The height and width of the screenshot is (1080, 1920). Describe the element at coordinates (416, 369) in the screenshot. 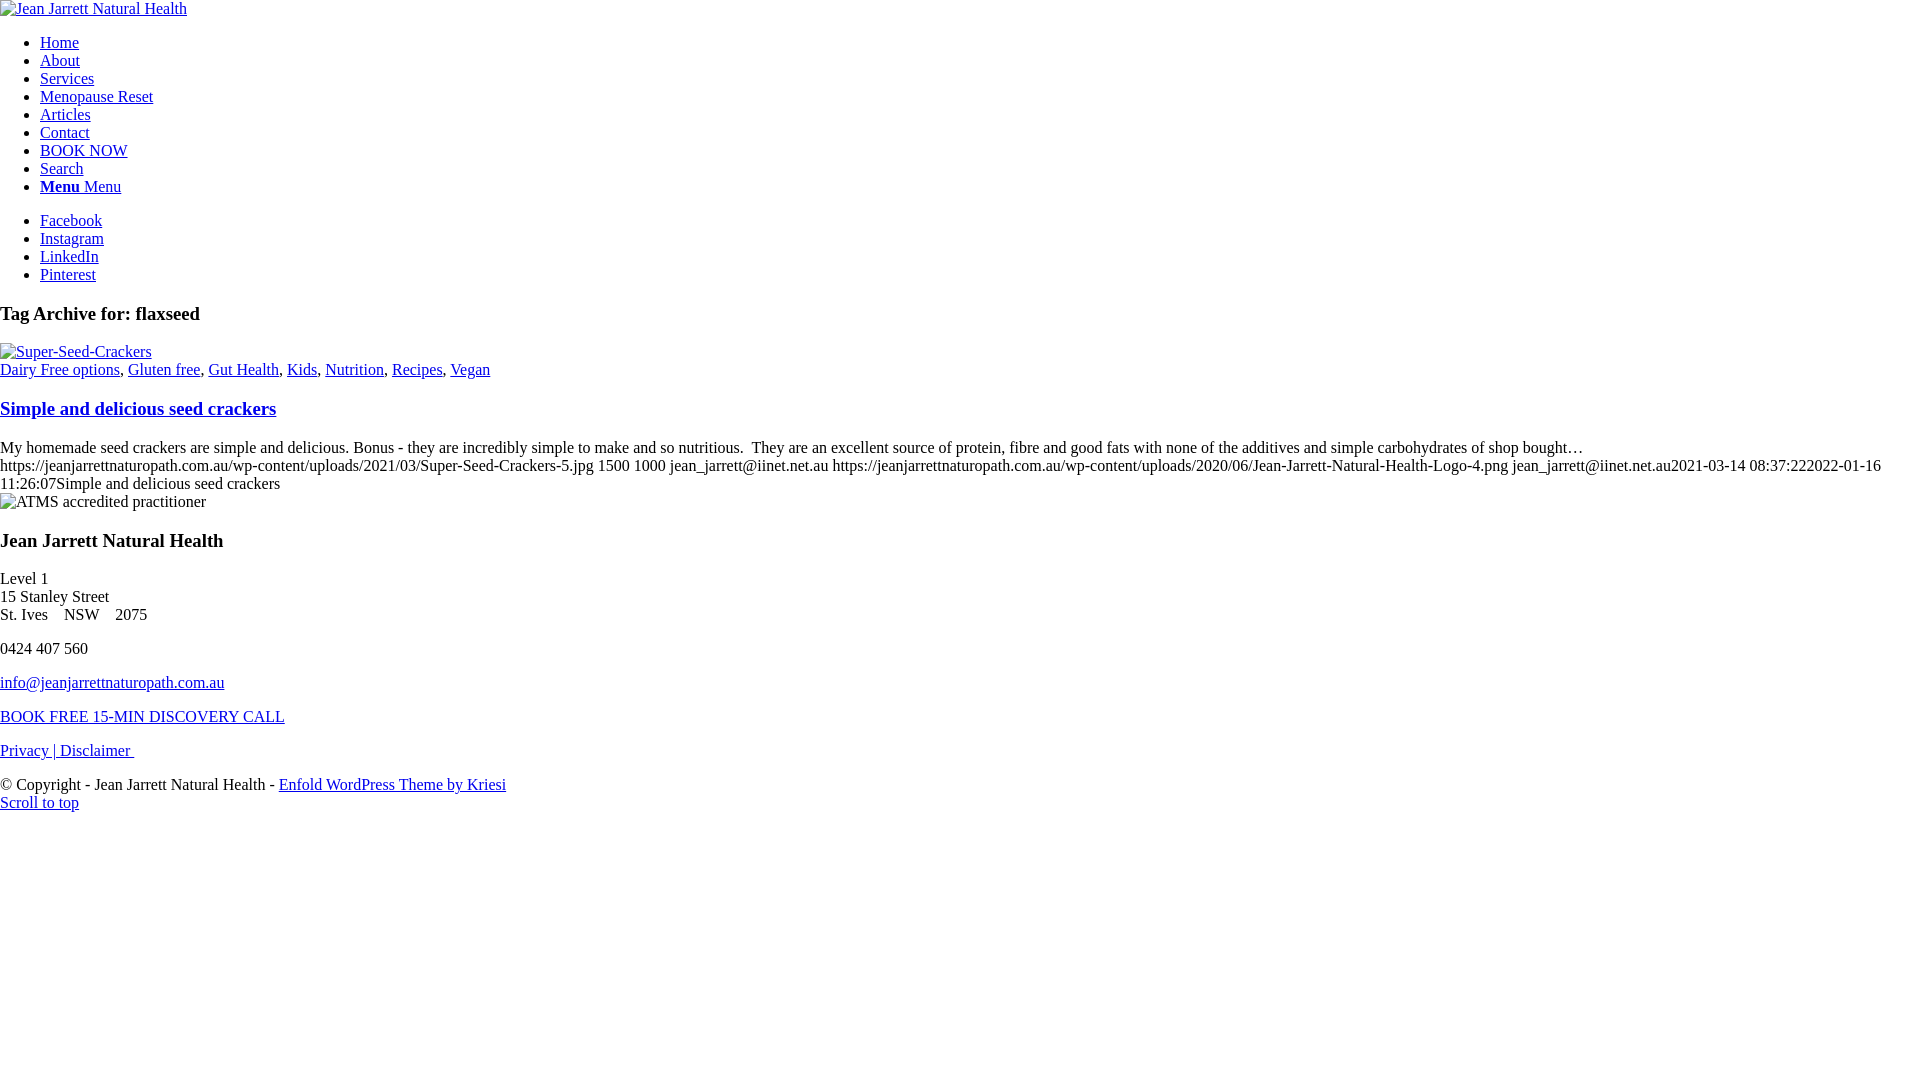

I see `'Recipes'` at that location.